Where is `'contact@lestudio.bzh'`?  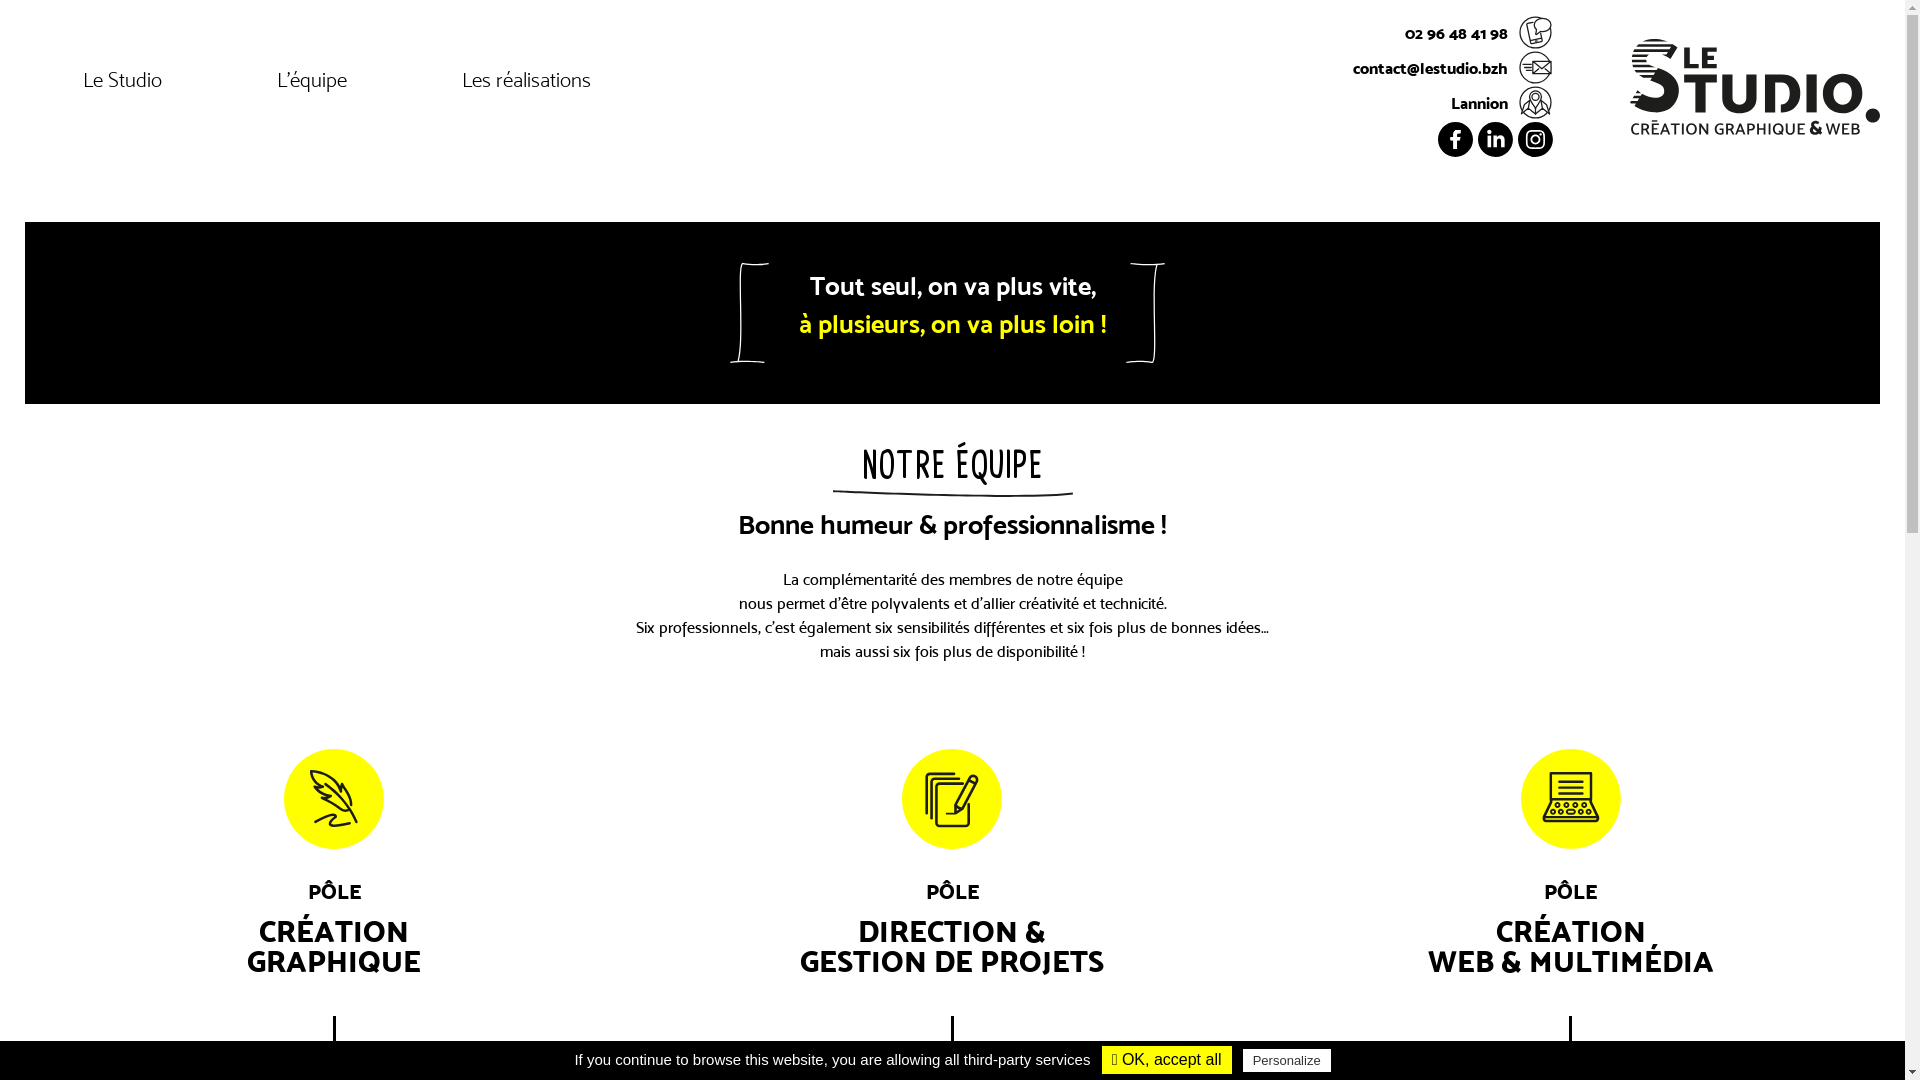 'contact@lestudio.bzh' is located at coordinates (1453, 66).